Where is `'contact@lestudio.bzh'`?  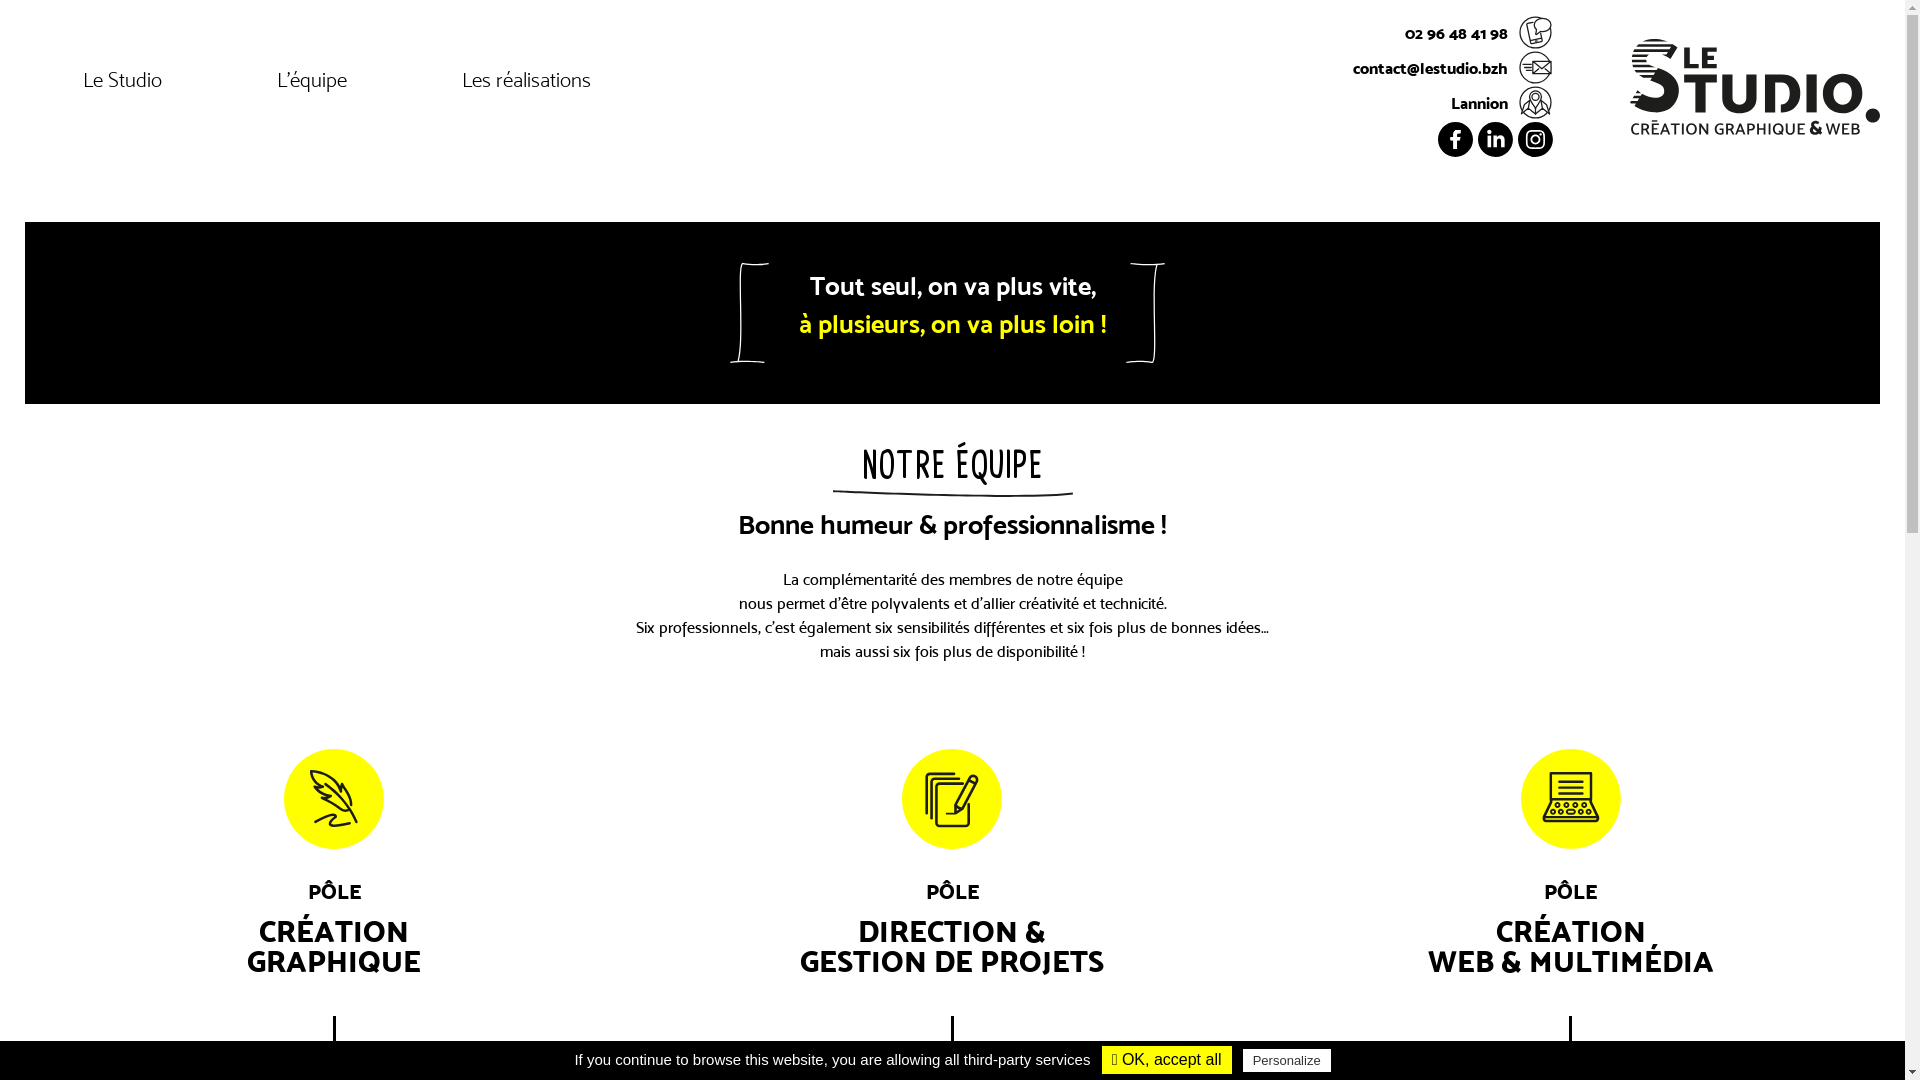 'contact@lestudio.bzh' is located at coordinates (1453, 66).